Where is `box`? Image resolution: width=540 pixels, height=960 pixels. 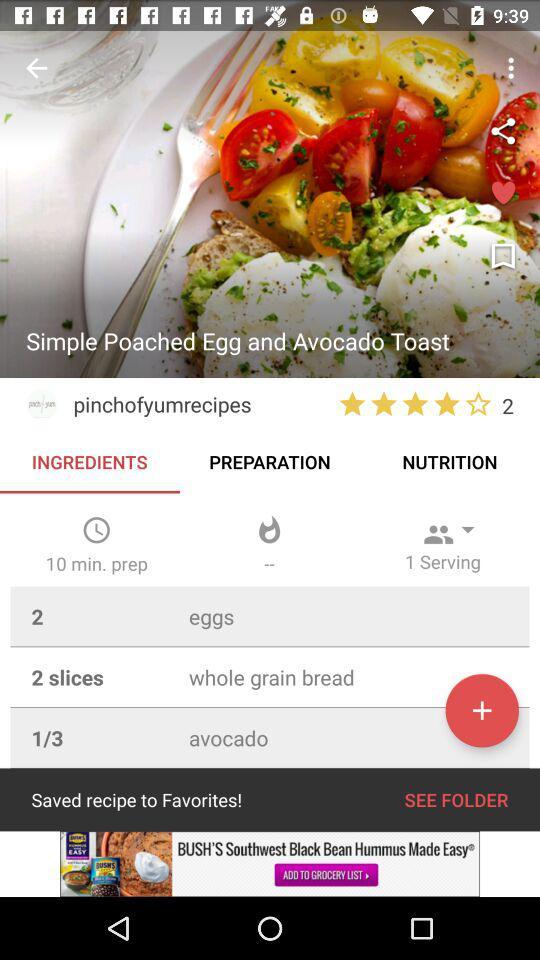
box is located at coordinates (502, 194).